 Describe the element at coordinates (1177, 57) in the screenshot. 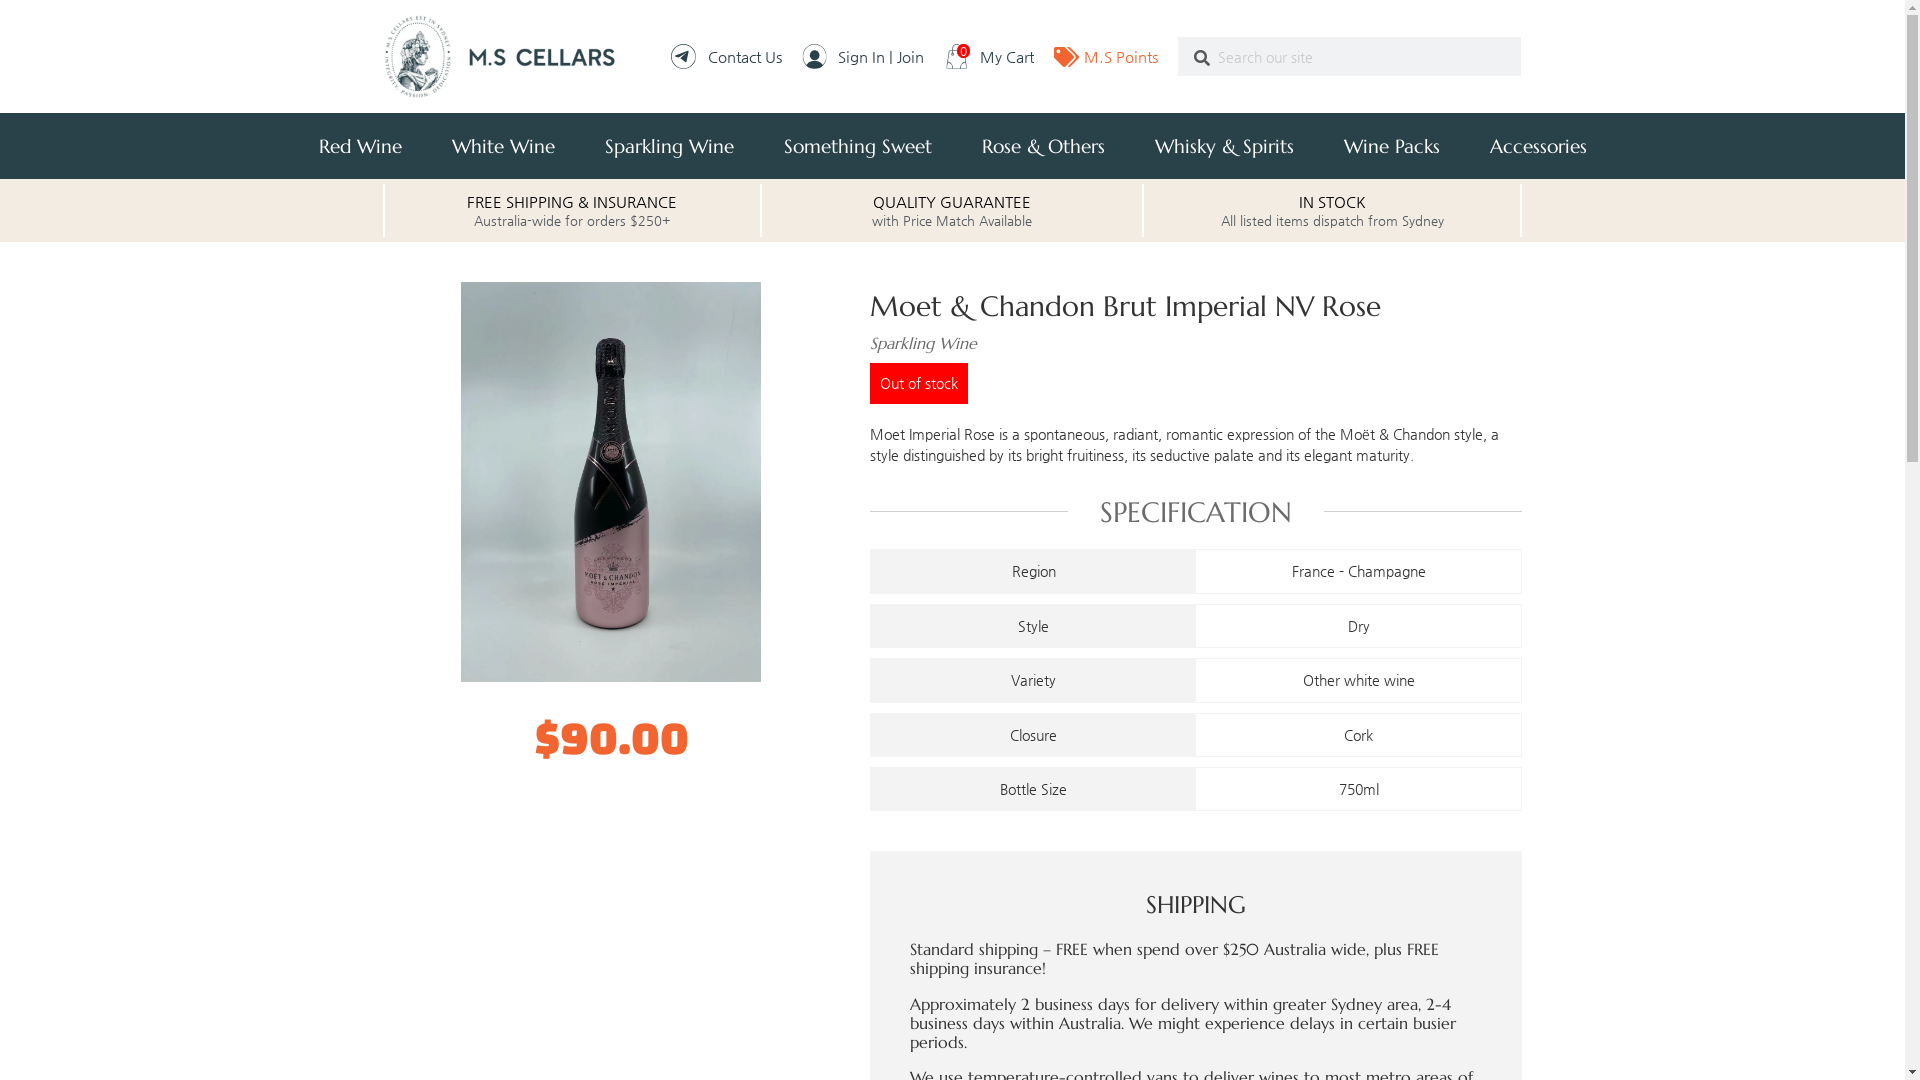

I see `'Submit'` at that location.